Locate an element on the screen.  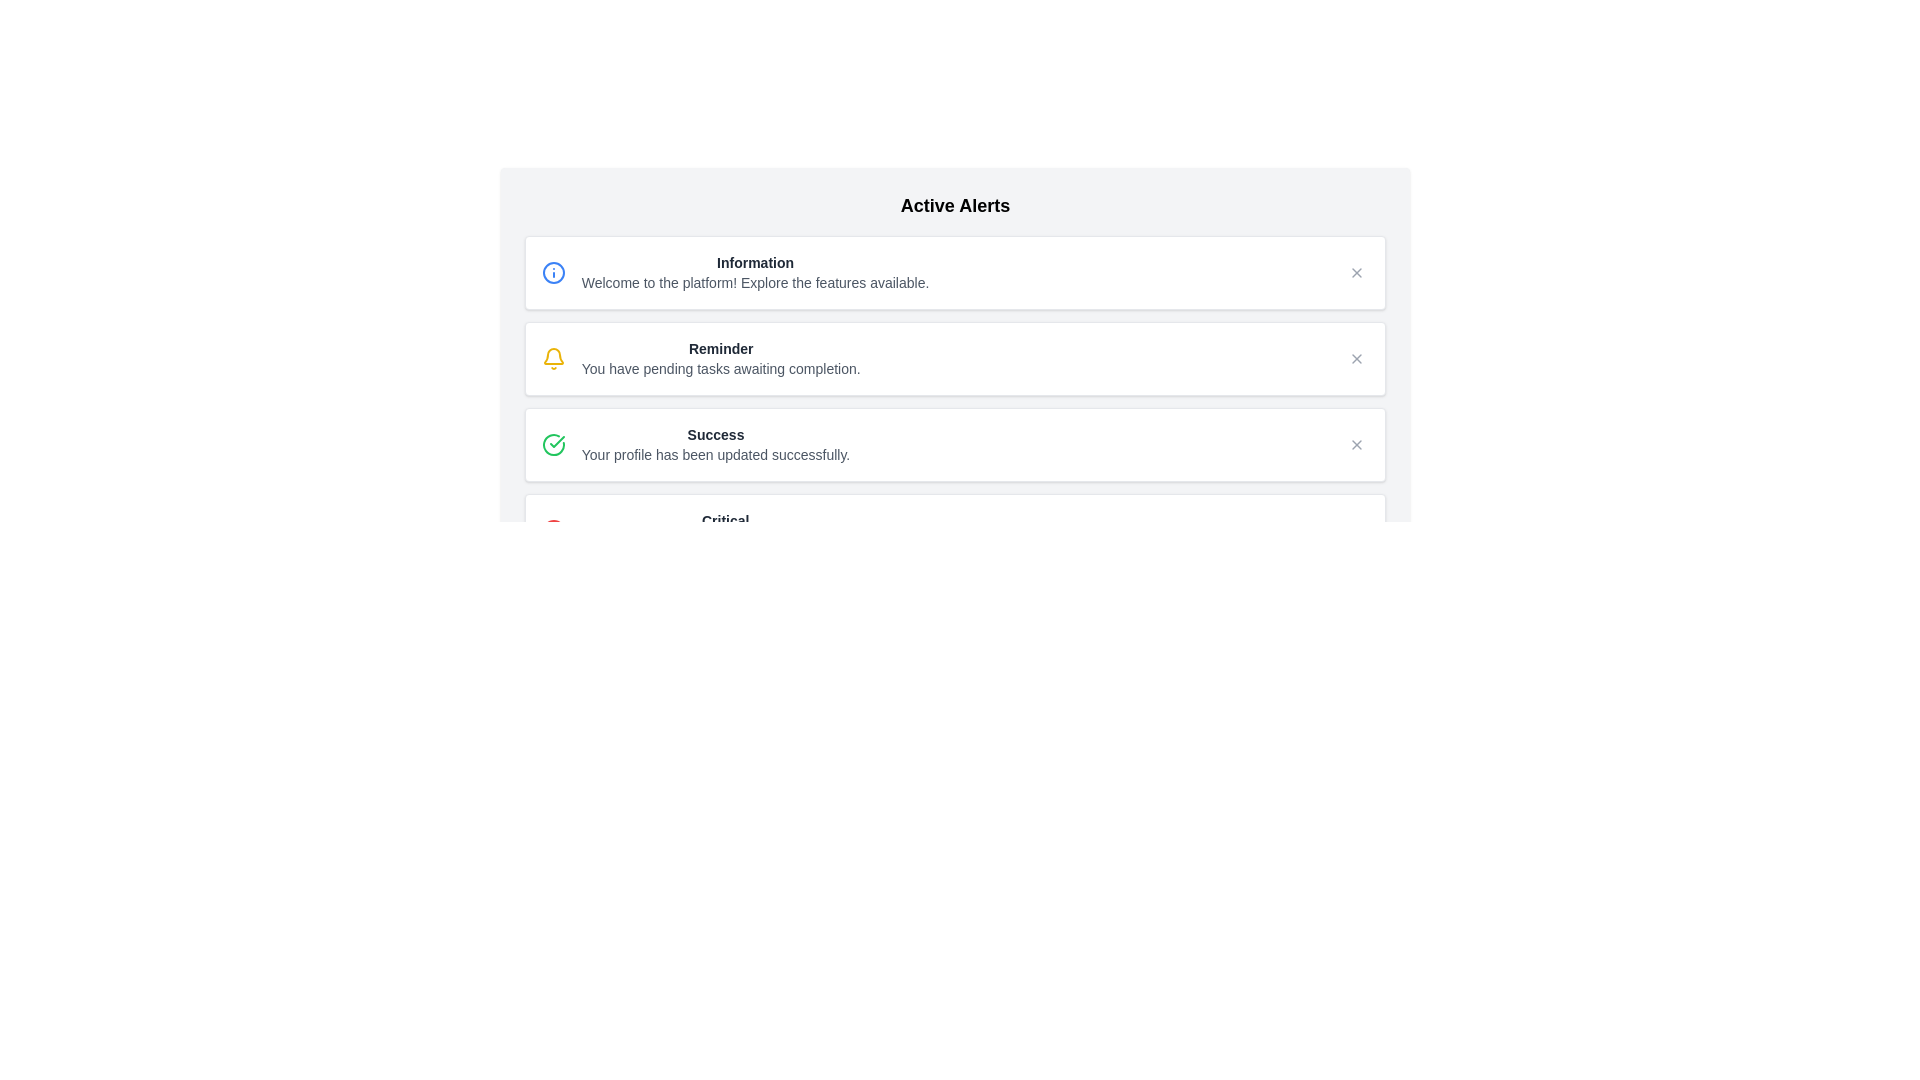
the dismiss button with a small 'X' icon located to the right of the alert box to change its color from gray to black is located at coordinates (1357, 357).